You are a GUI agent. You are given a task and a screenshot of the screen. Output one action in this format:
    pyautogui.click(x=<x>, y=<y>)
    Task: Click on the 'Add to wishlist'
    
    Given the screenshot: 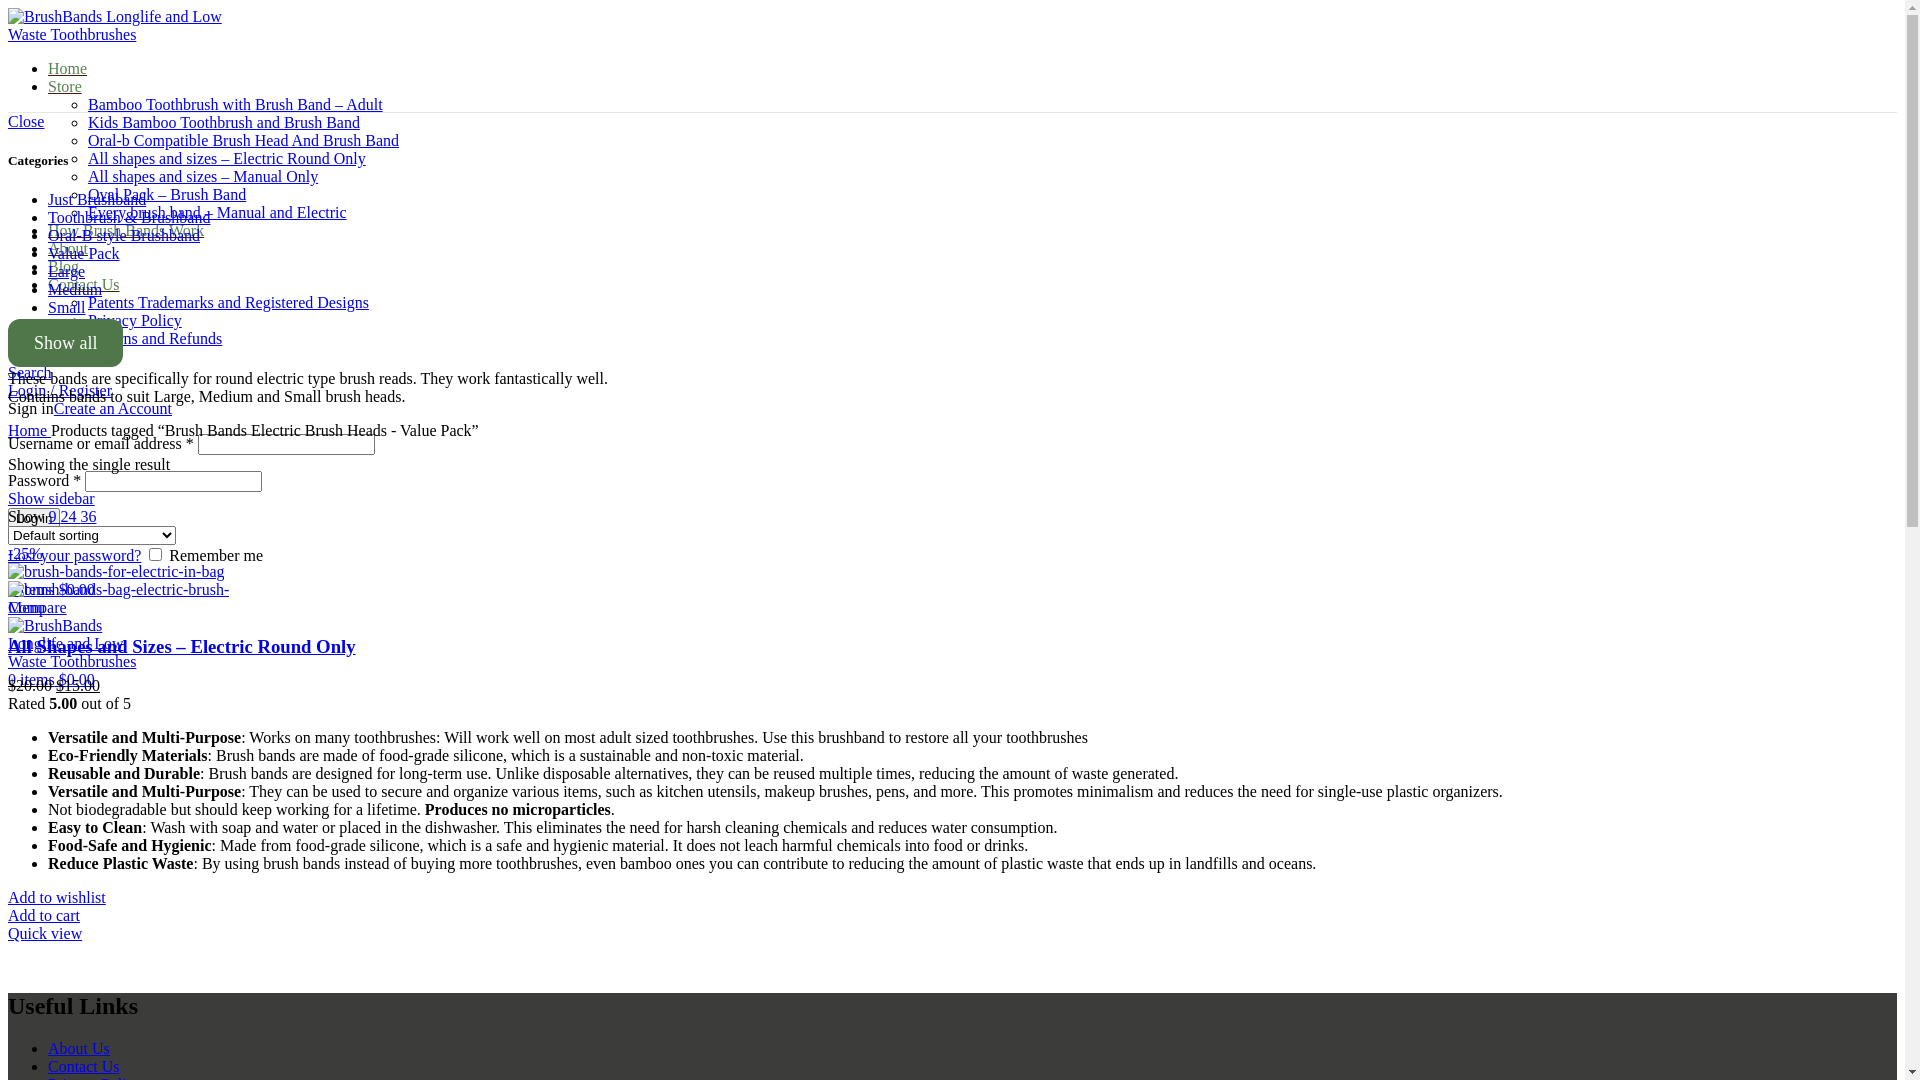 What is the action you would take?
    pyautogui.click(x=57, y=896)
    